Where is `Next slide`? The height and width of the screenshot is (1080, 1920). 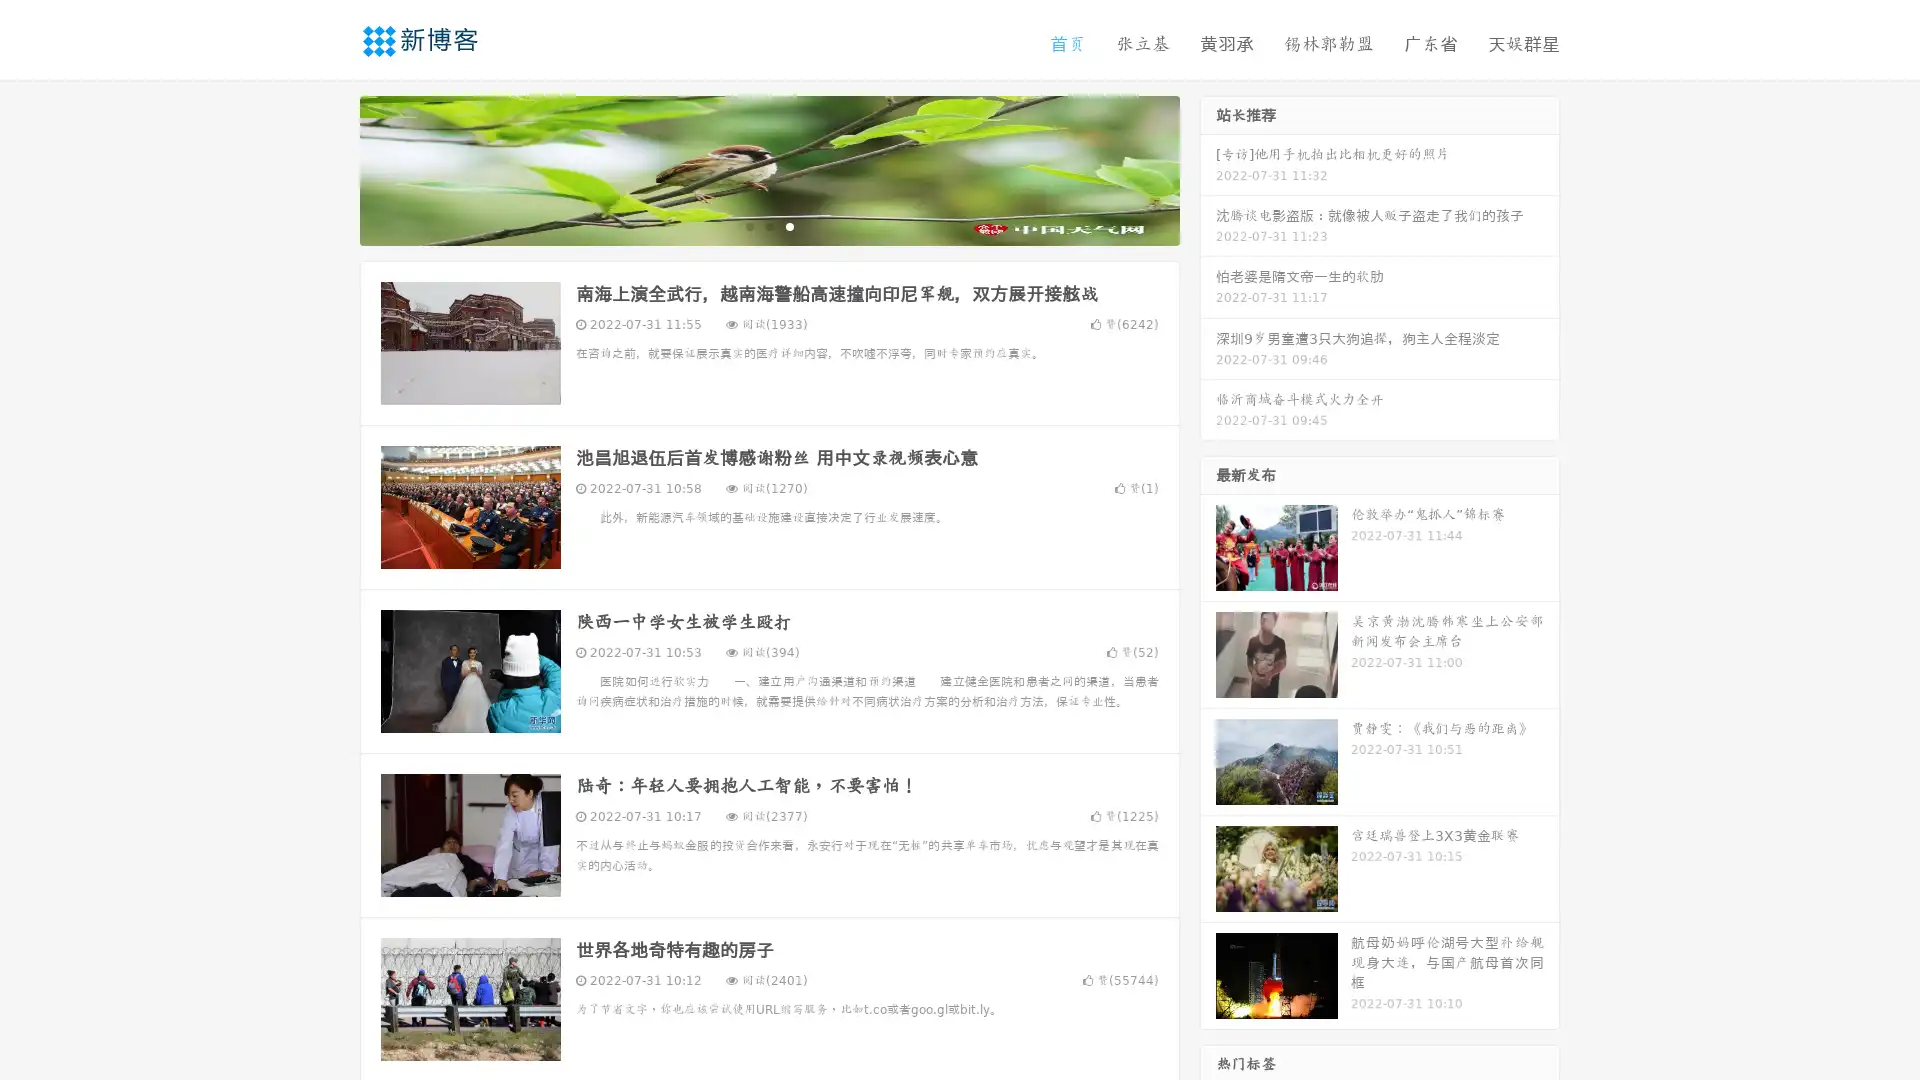 Next slide is located at coordinates (1208, 168).